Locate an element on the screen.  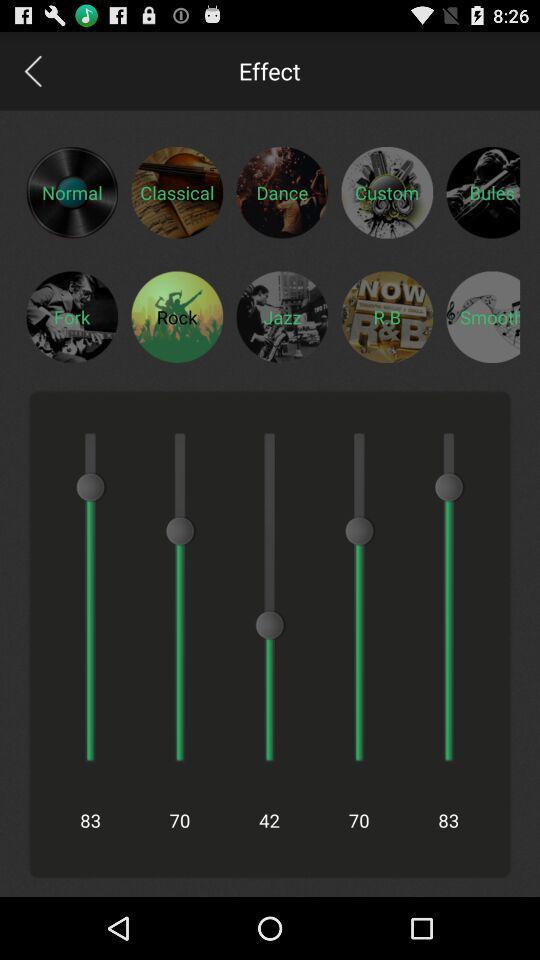
dance effect is located at coordinates (281, 192).